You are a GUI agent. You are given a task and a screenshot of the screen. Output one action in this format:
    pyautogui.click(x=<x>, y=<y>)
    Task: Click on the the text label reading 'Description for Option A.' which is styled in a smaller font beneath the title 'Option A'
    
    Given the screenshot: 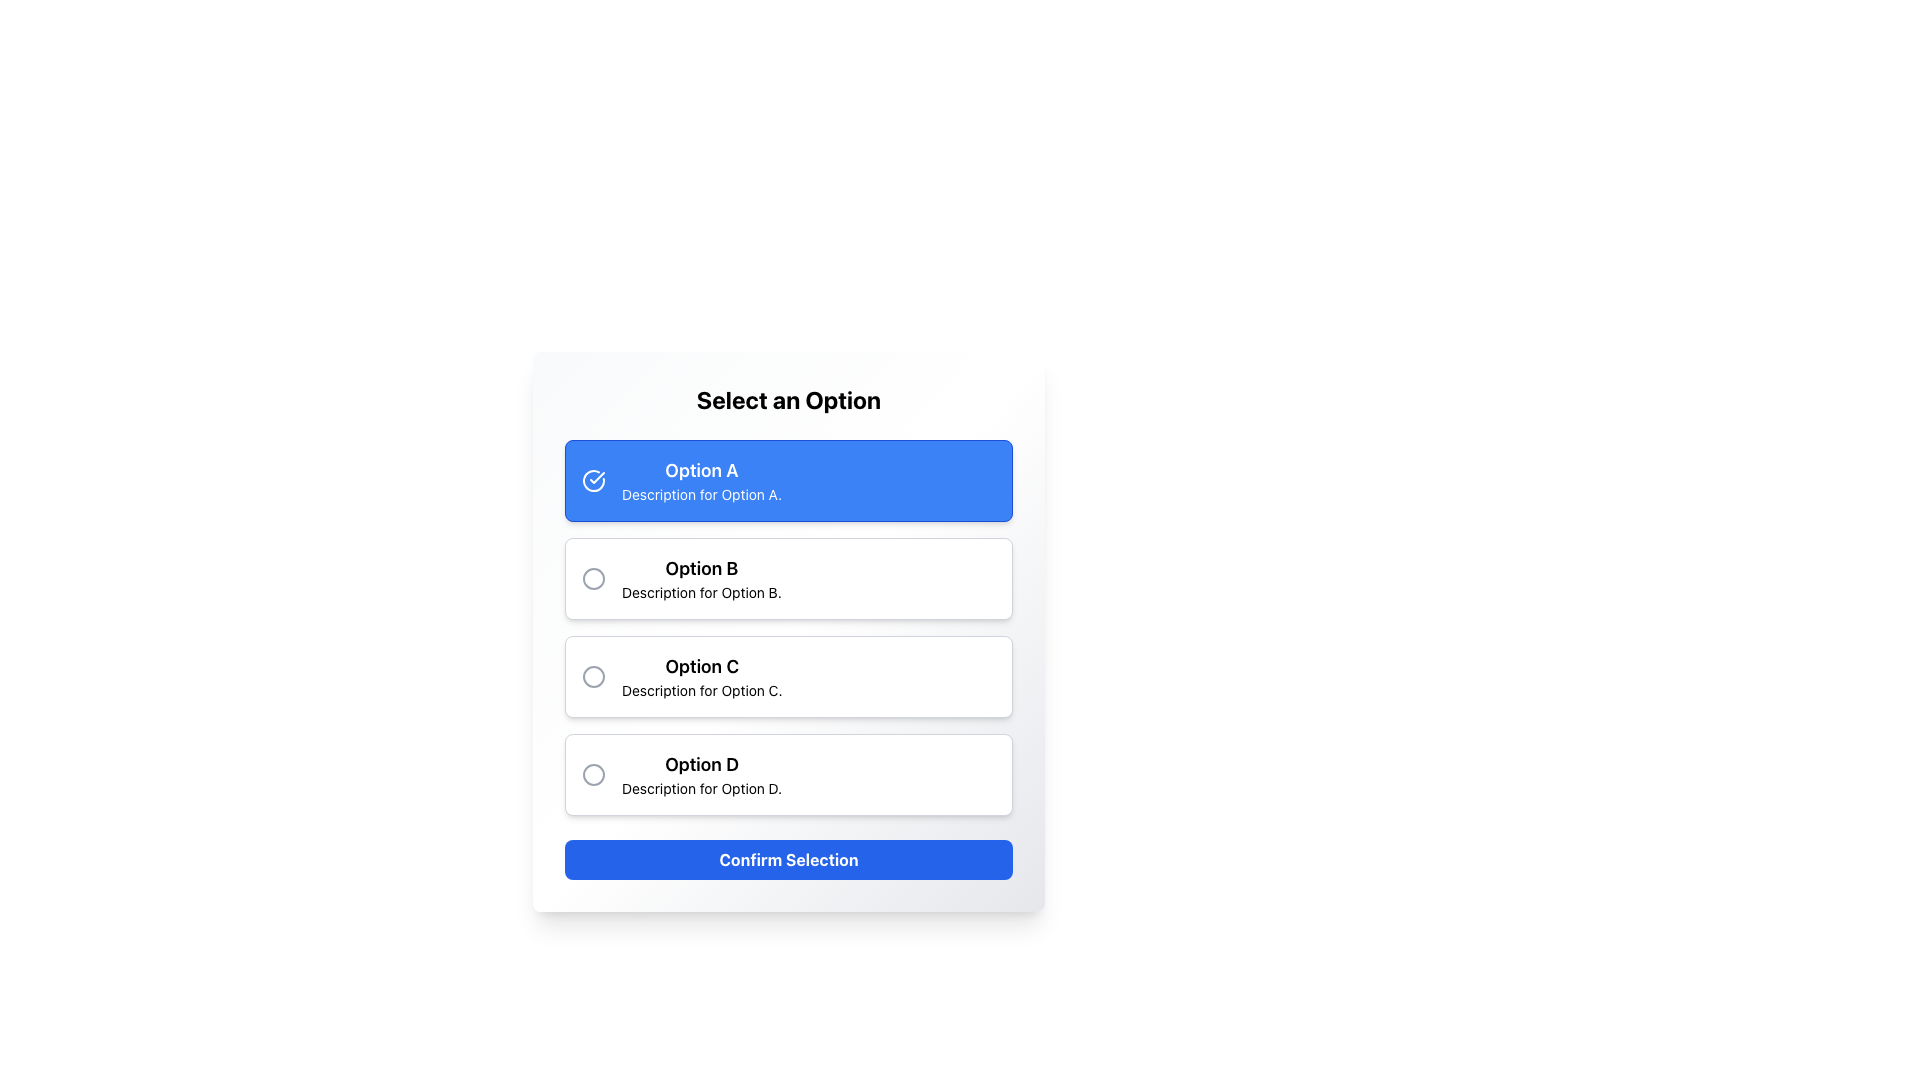 What is the action you would take?
    pyautogui.click(x=701, y=494)
    